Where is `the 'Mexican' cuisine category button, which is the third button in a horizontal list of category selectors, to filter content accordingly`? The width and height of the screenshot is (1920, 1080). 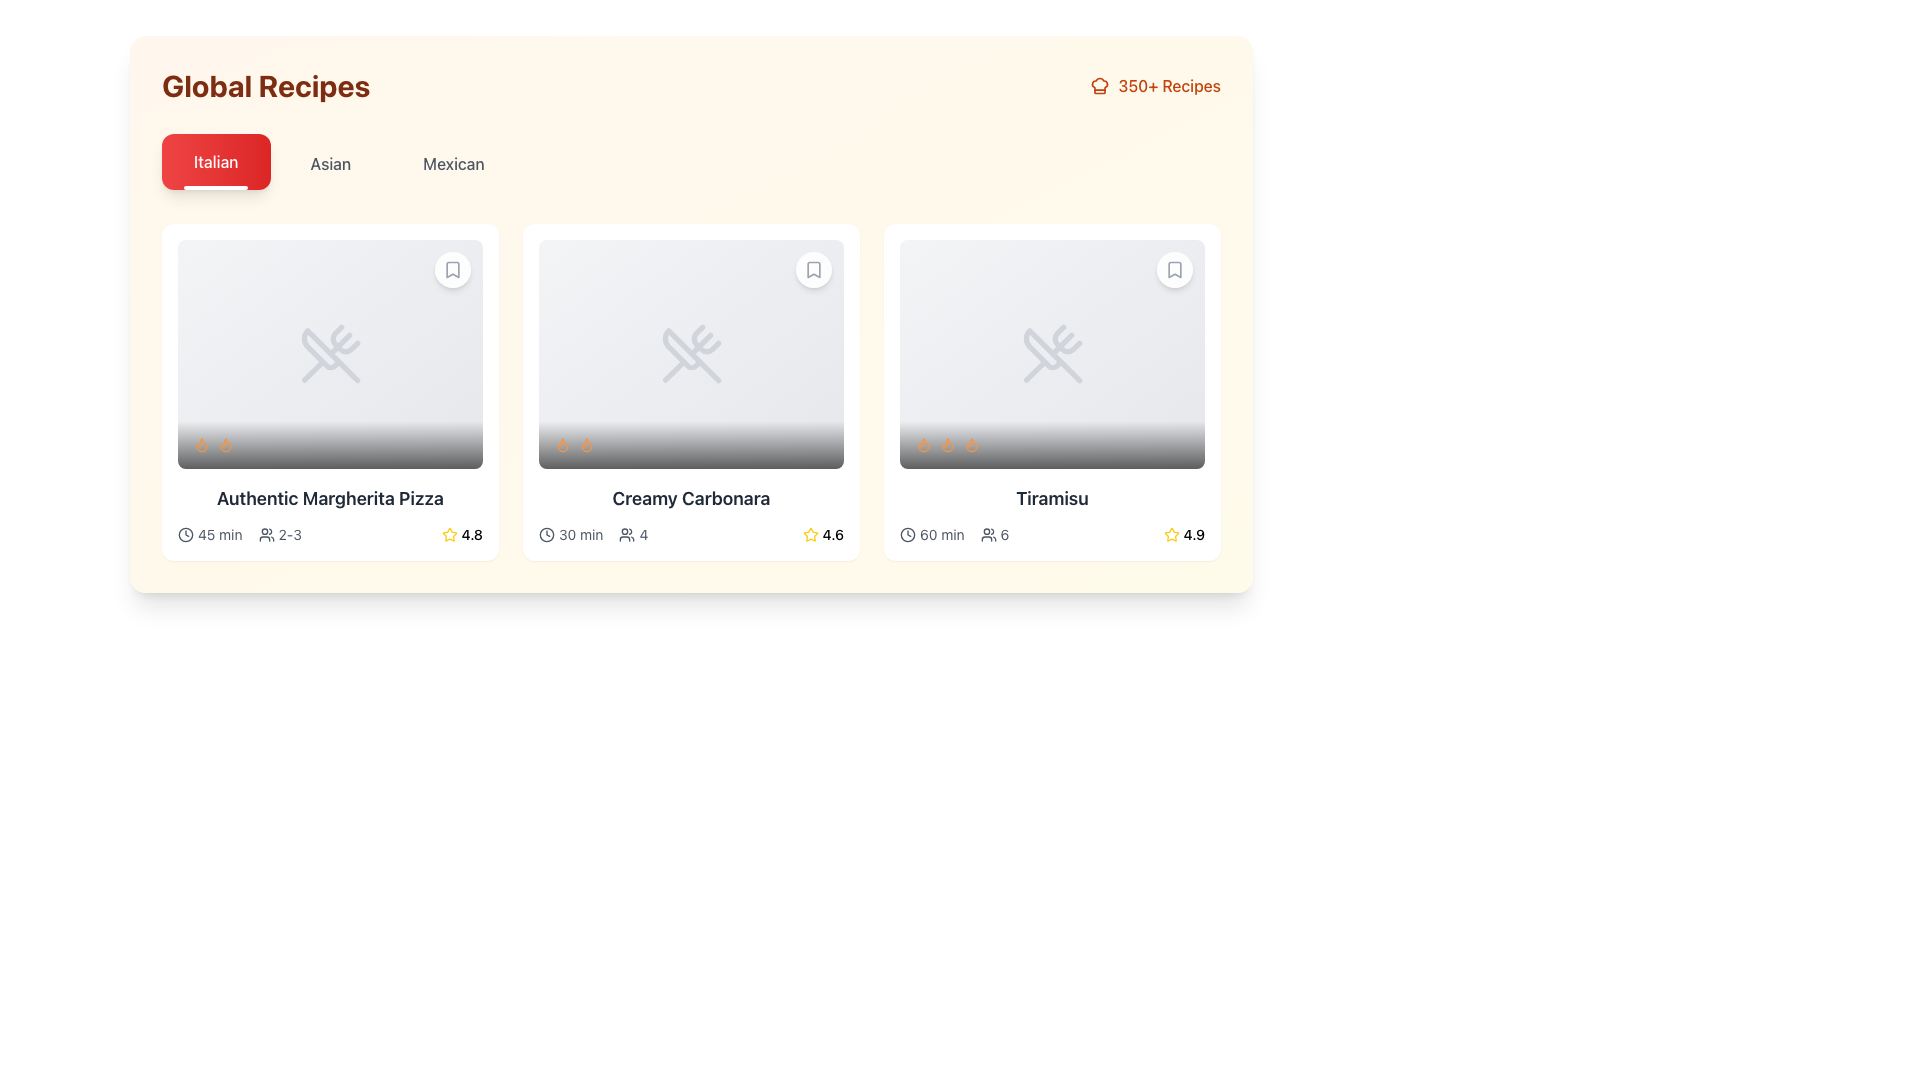 the 'Mexican' cuisine category button, which is the third button in a horizontal list of category selectors, to filter content accordingly is located at coordinates (452, 163).